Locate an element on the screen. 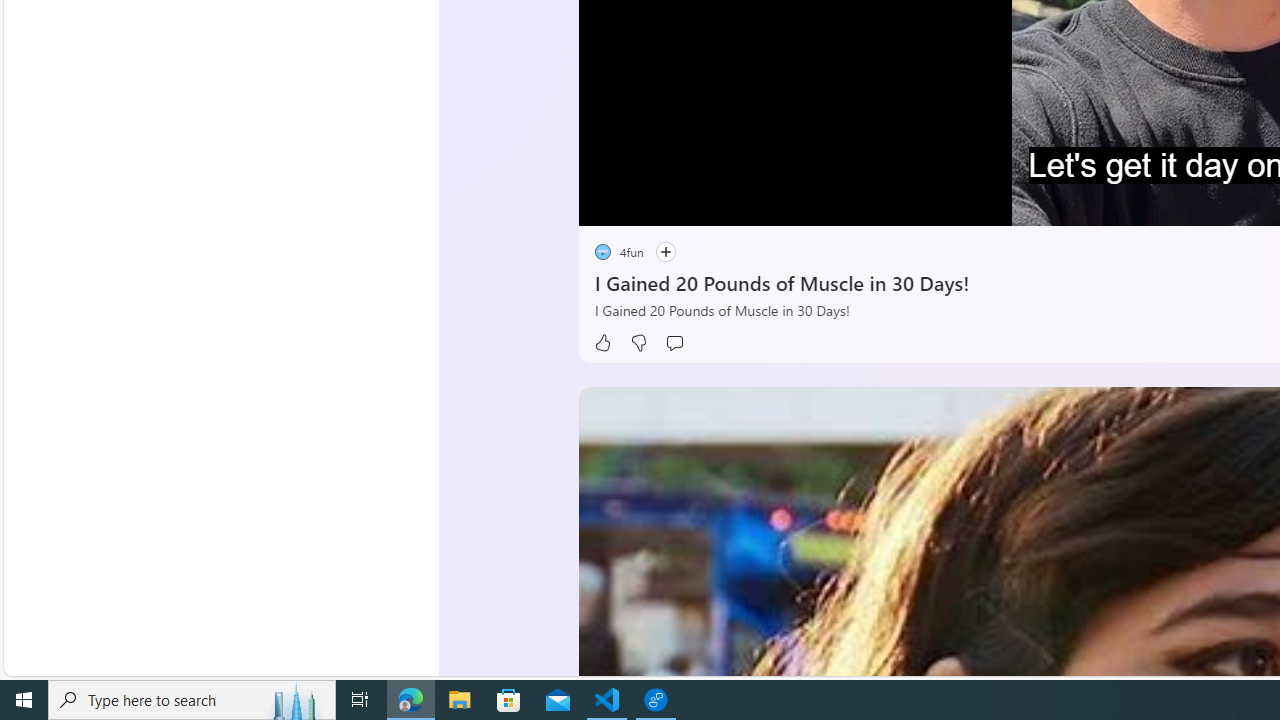 The image size is (1280, 720). 'Like' is located at coordinates (601, 342).